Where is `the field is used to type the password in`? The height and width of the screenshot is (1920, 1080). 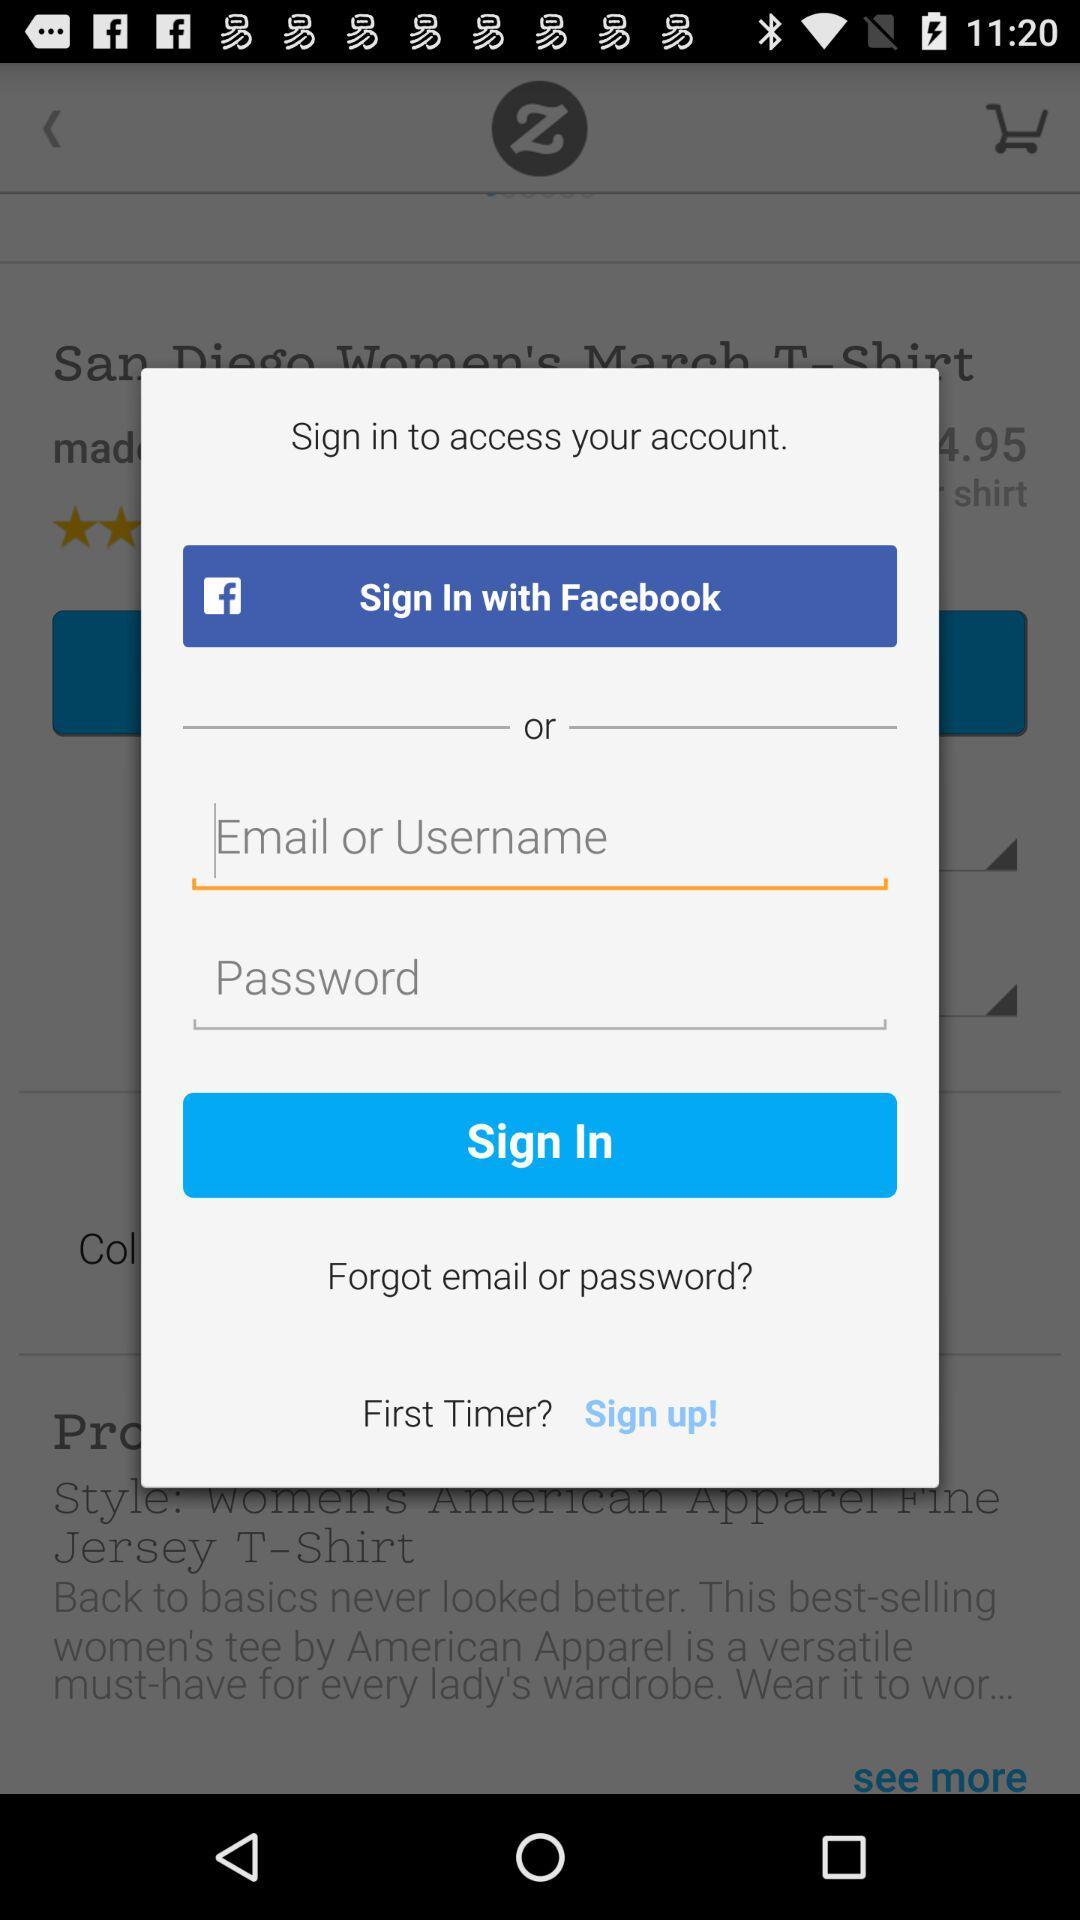 the field is used to type the password in is located at coordinates (540, 982).